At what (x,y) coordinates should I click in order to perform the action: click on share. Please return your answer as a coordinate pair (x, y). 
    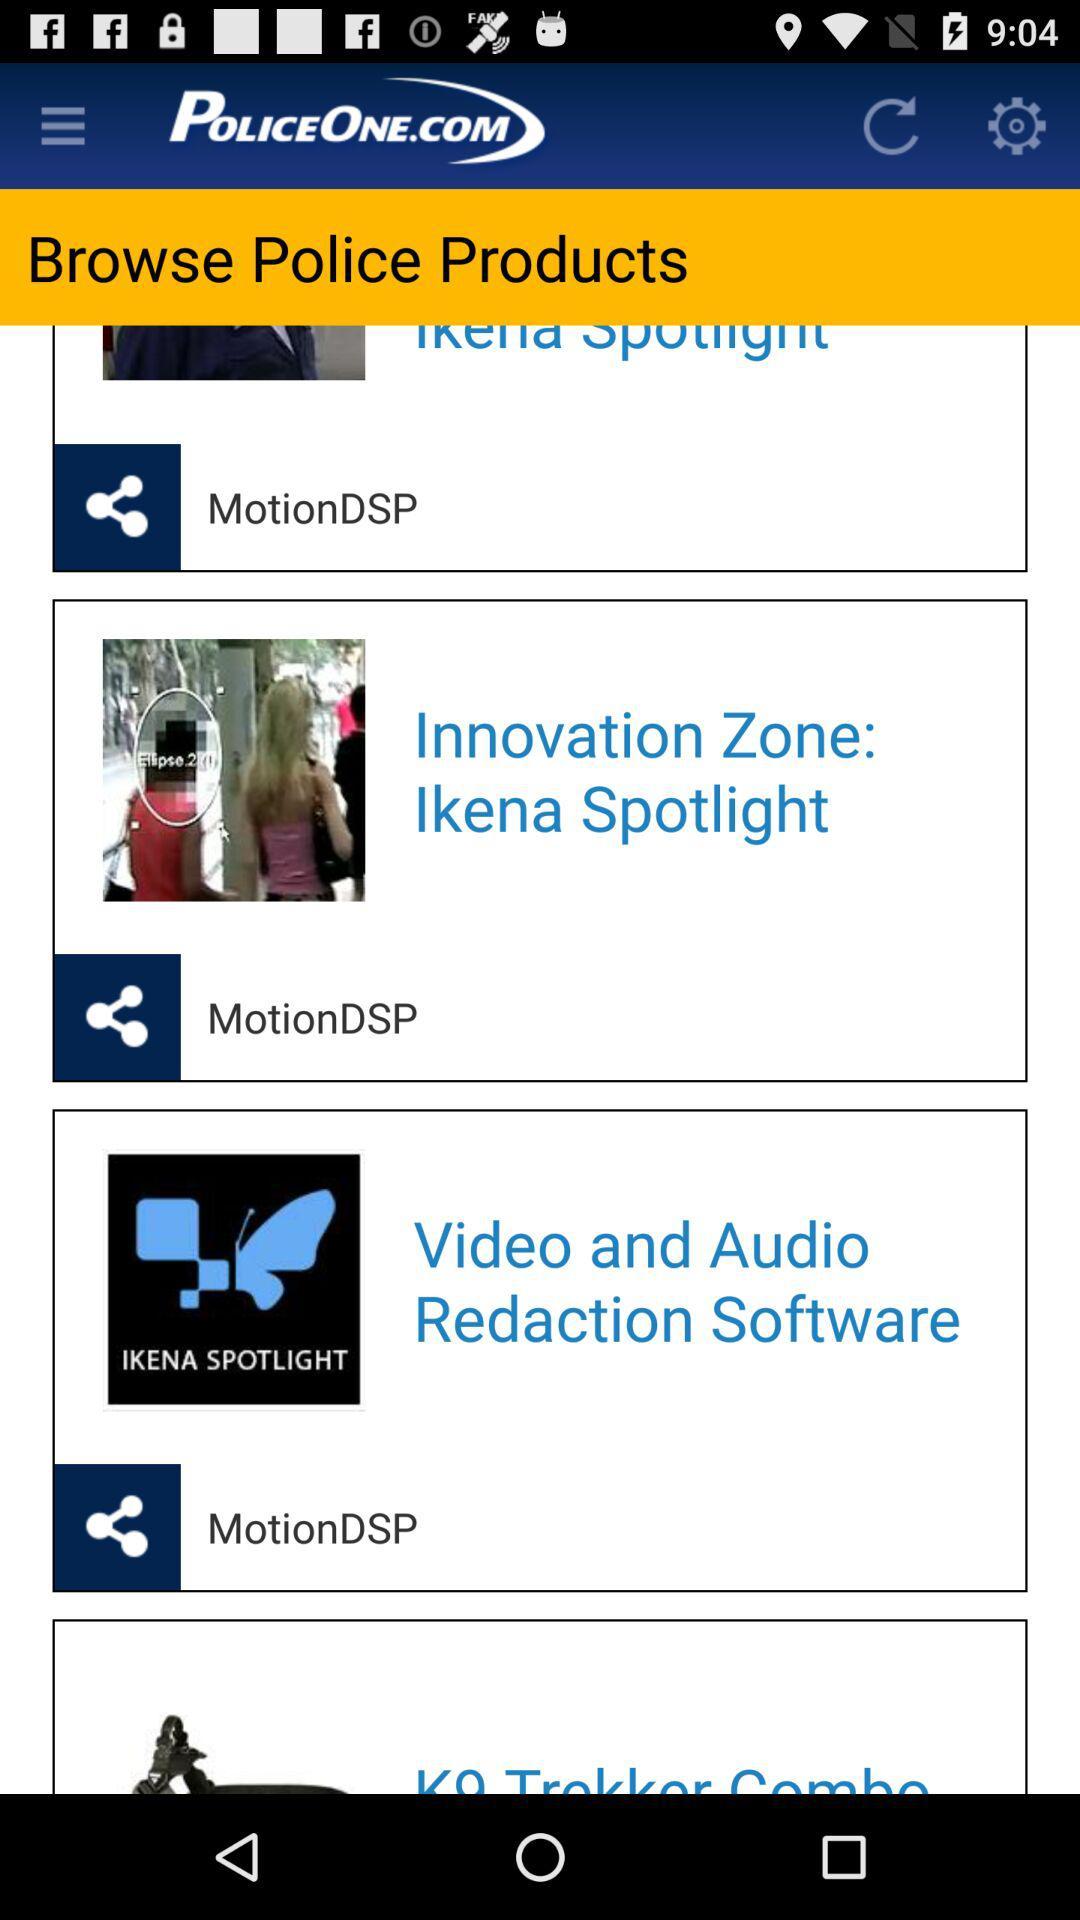
    Looking at the image, I should click on (117, 1525).